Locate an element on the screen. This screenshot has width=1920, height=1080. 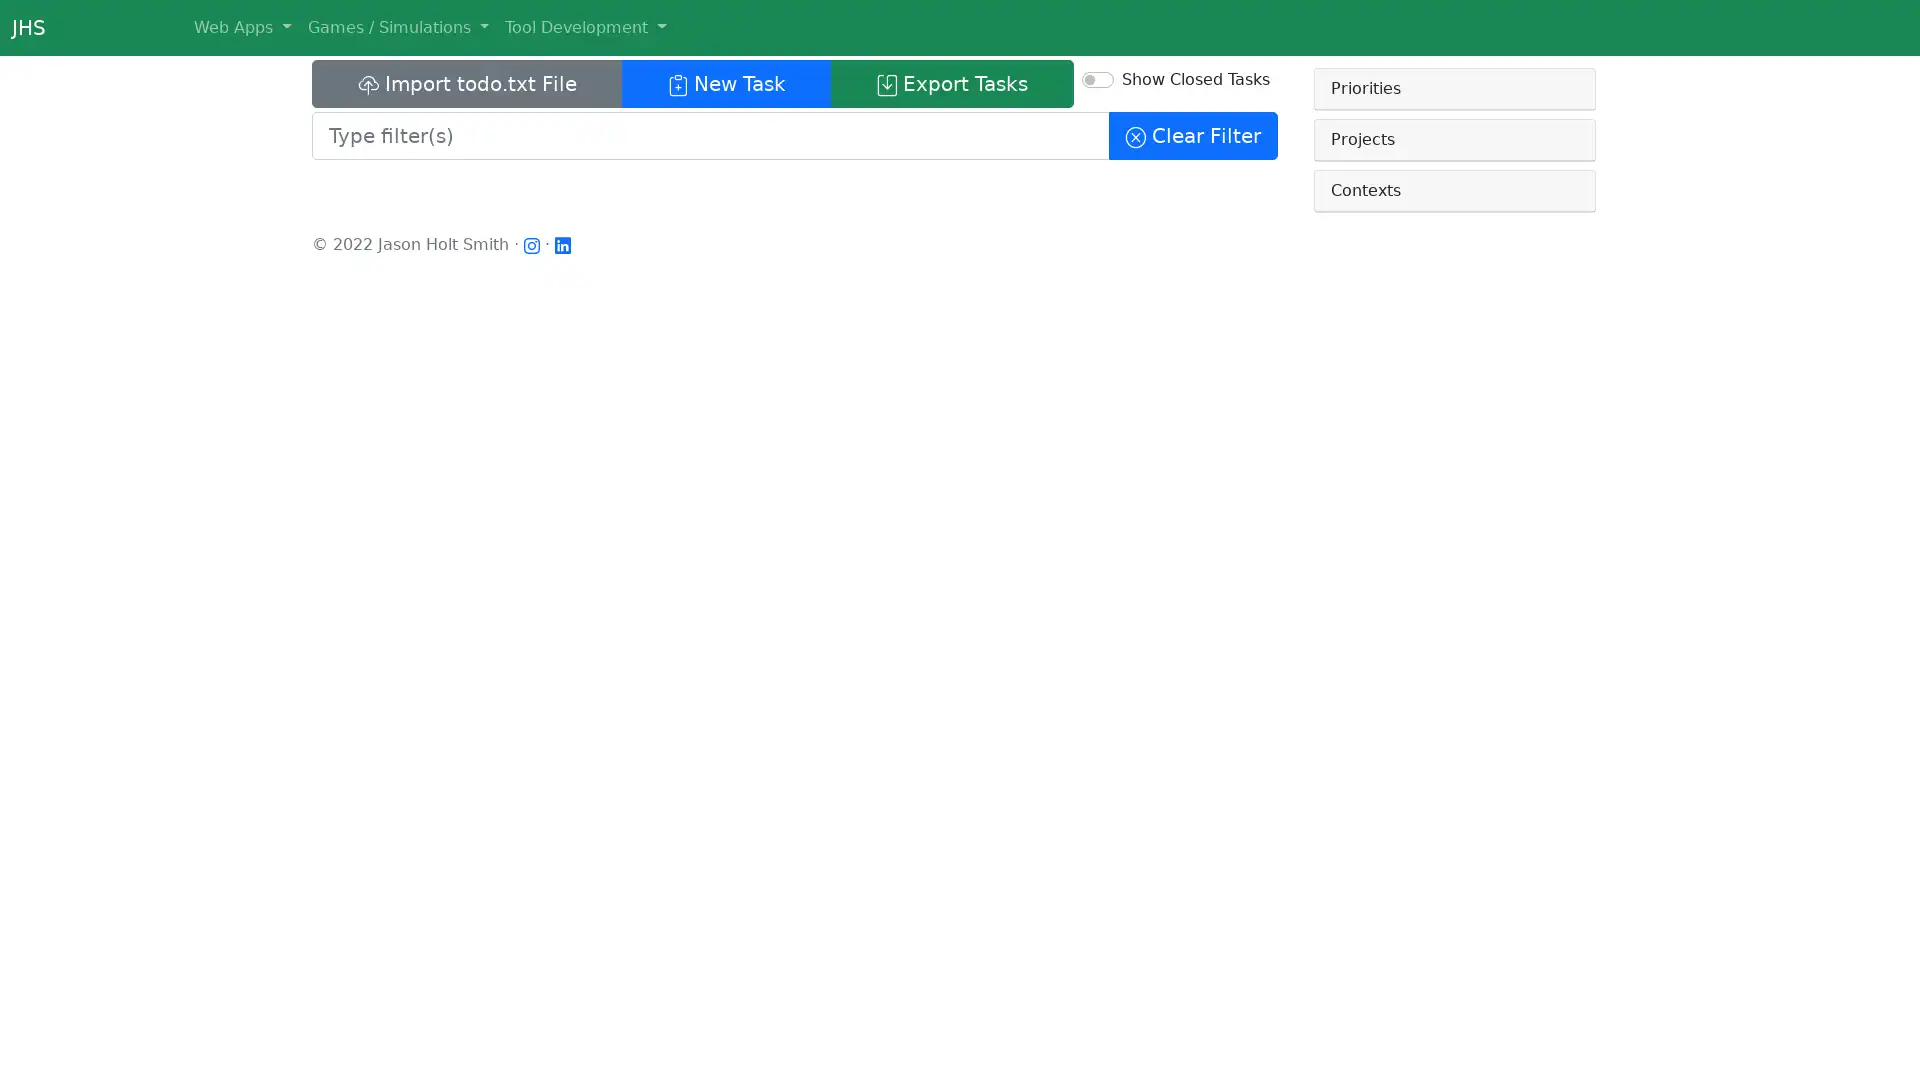
Choose File is located at coordinates (364, 126).